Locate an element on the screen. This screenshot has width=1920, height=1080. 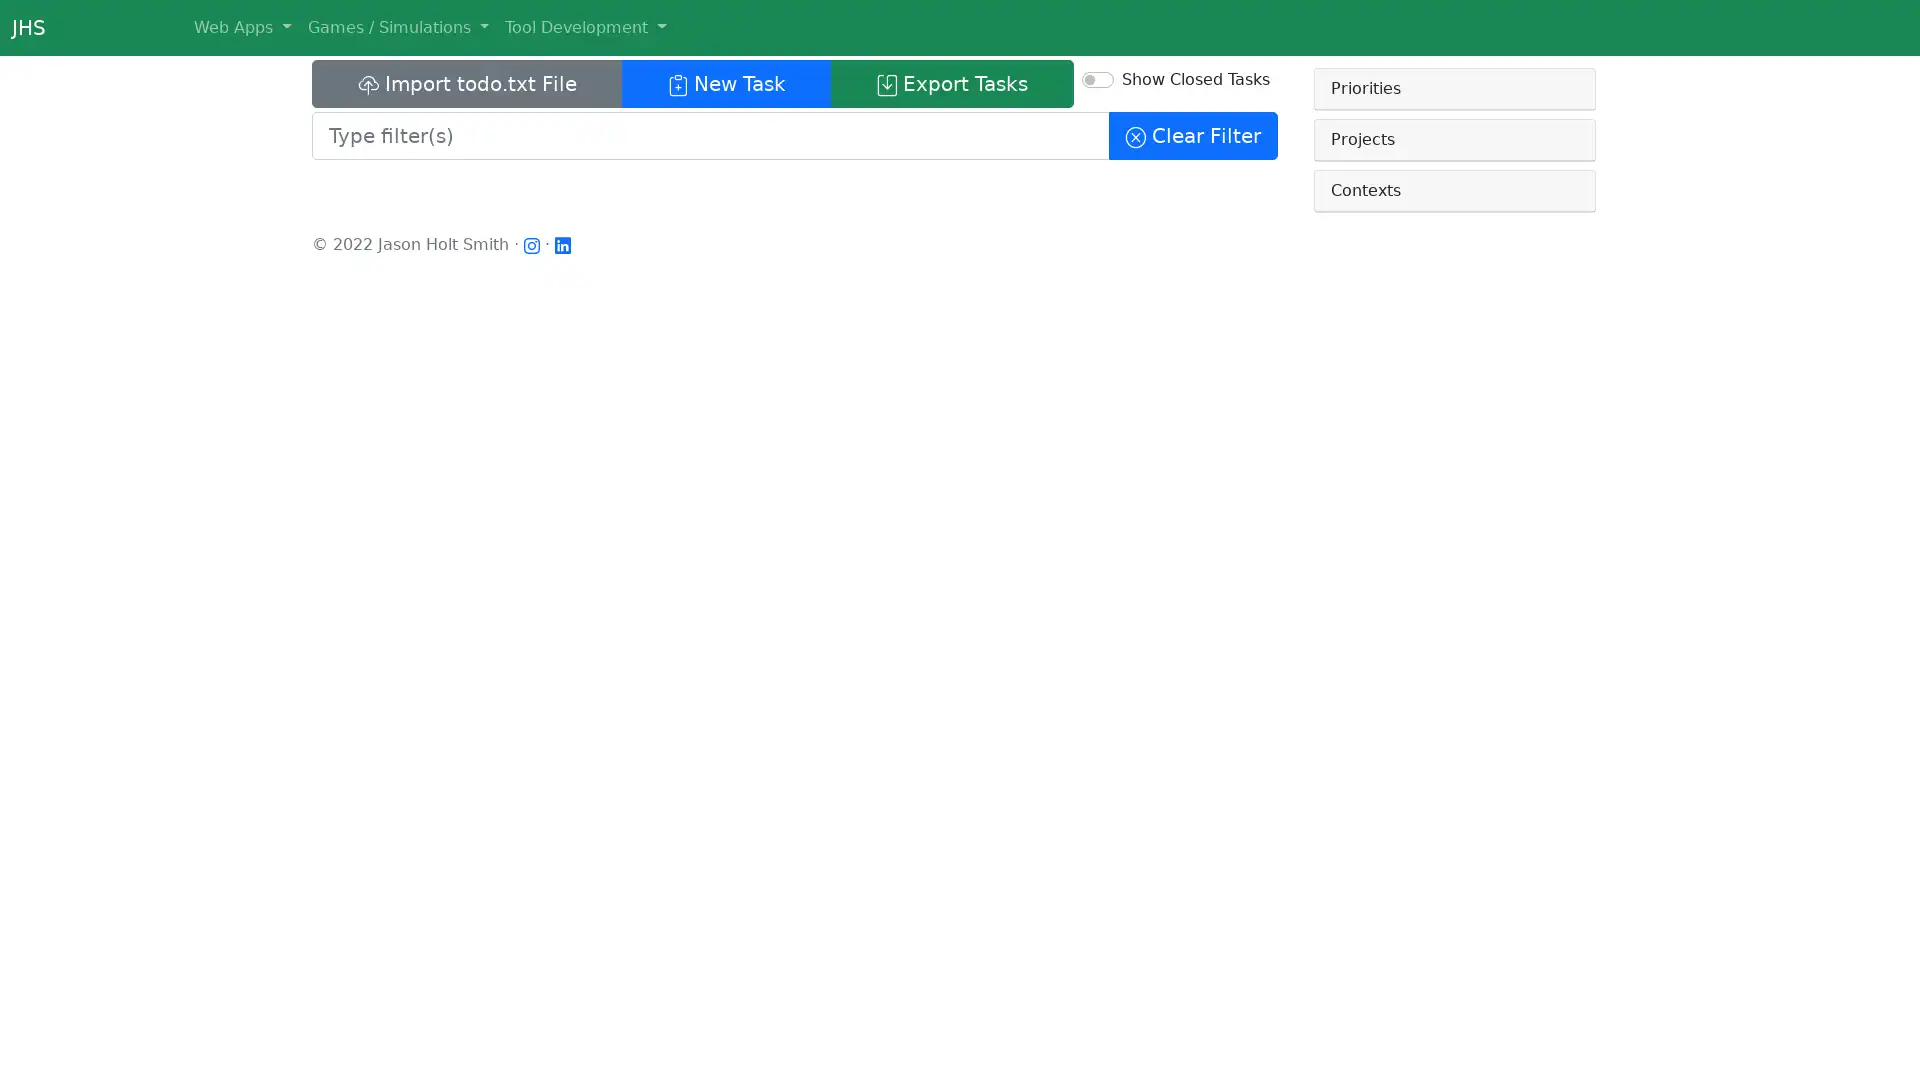
Choose File is located at coordinates (364, 126).